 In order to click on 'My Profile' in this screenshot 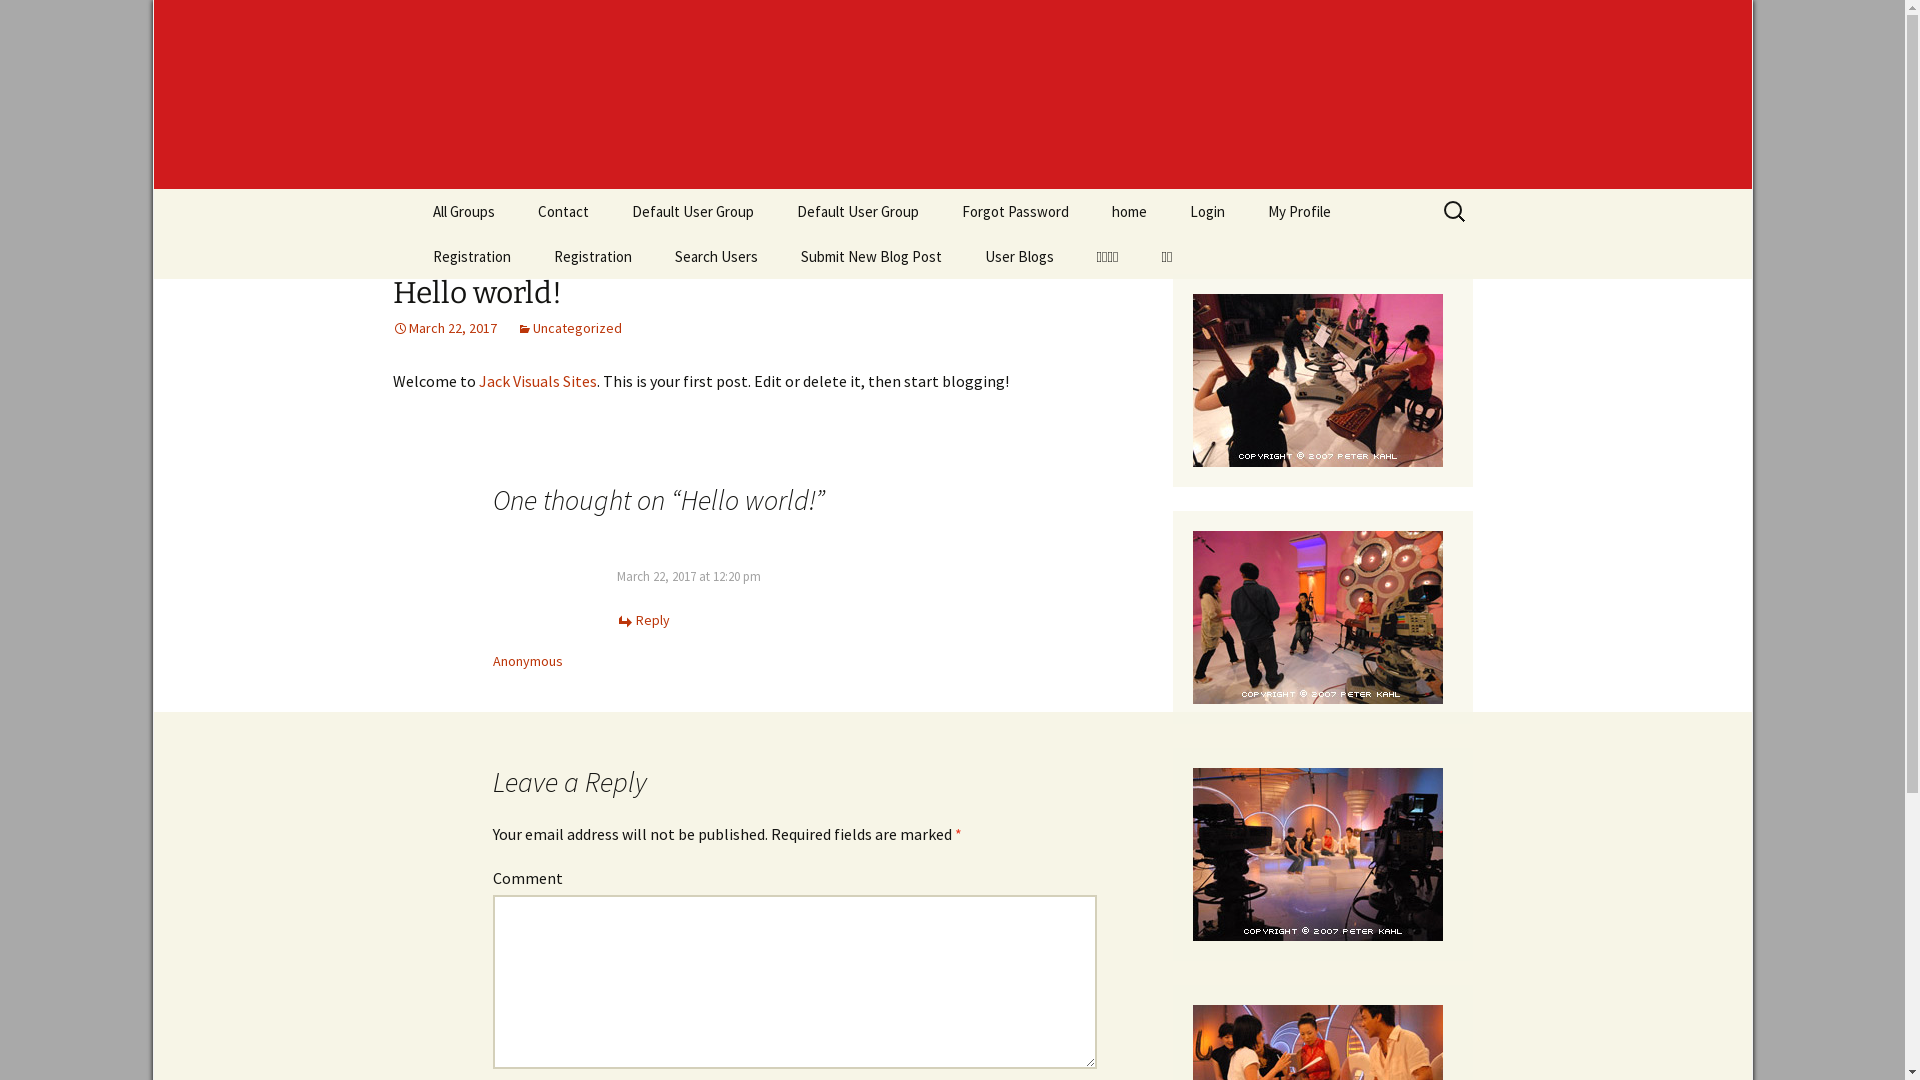, I will do `click(1299, 211)`.